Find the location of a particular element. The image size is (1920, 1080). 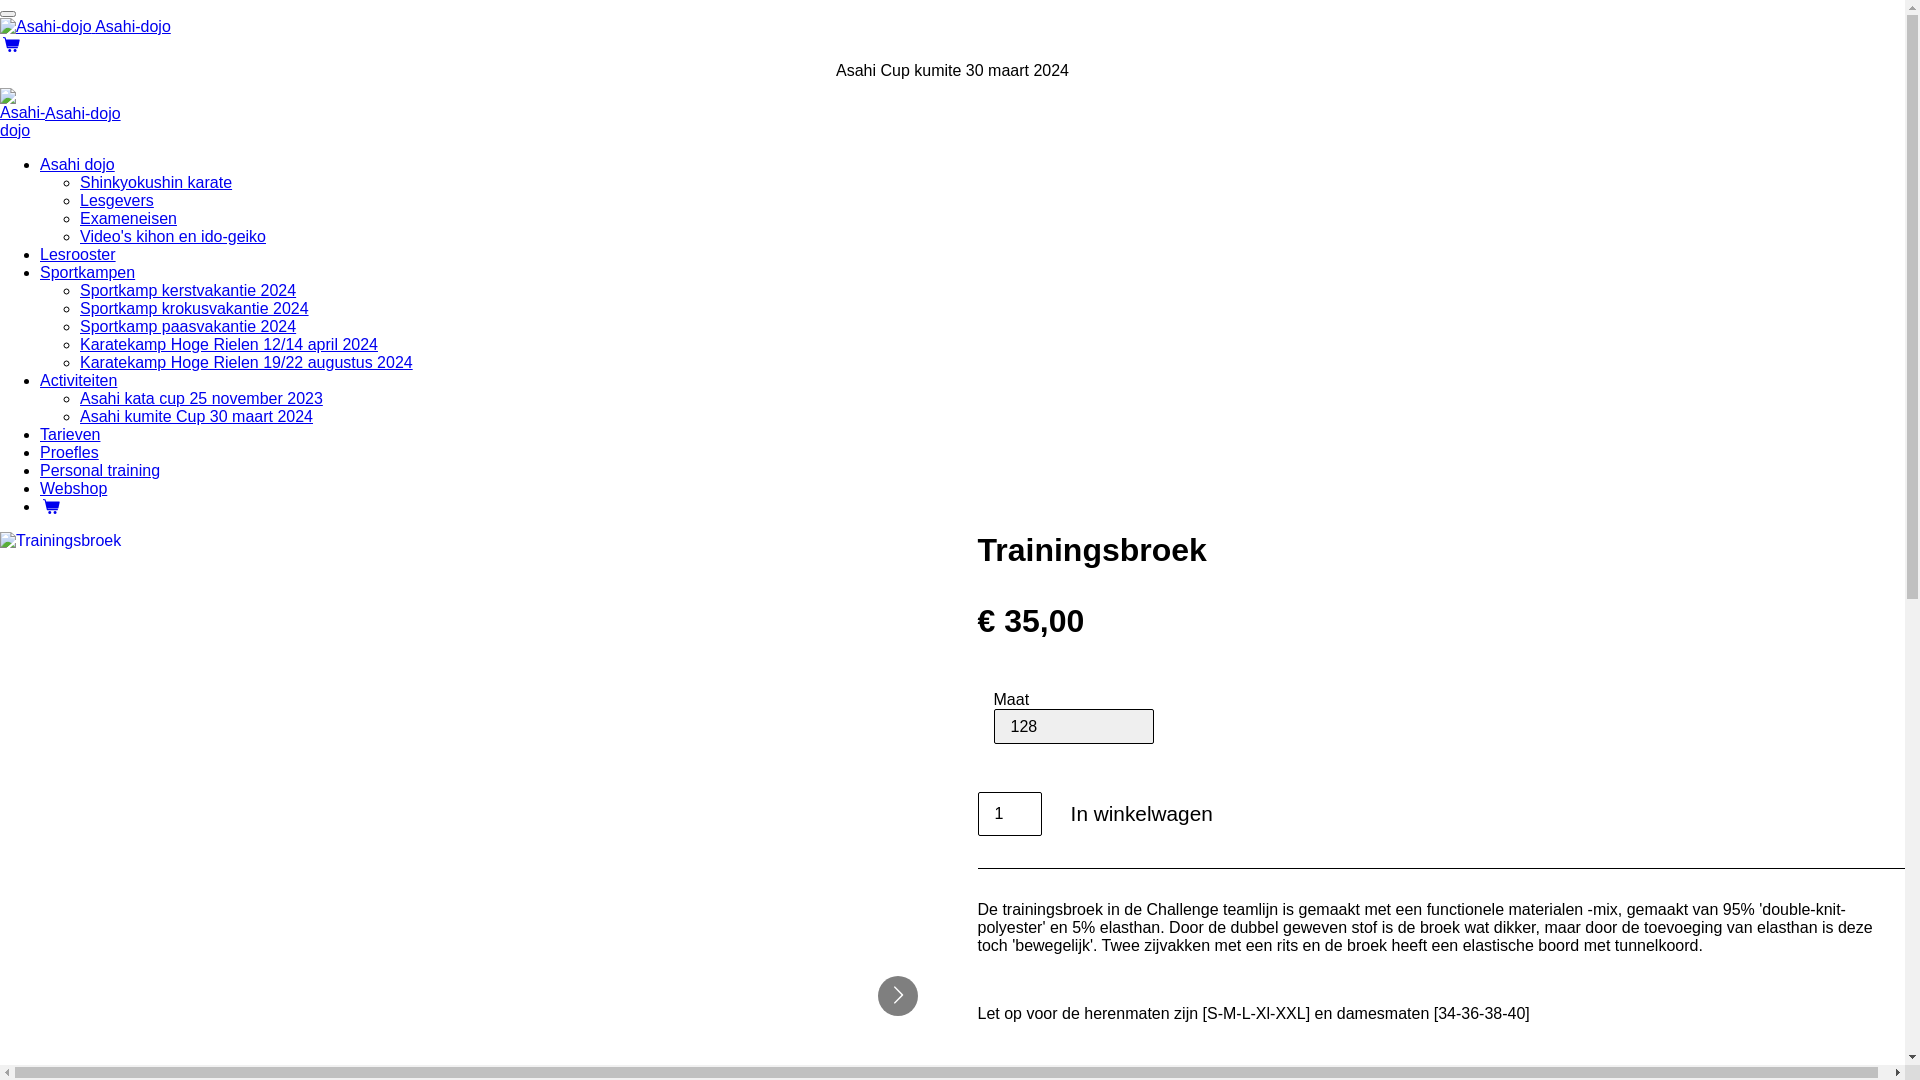

'Lesrooster' is located at coordinates (77, 253).